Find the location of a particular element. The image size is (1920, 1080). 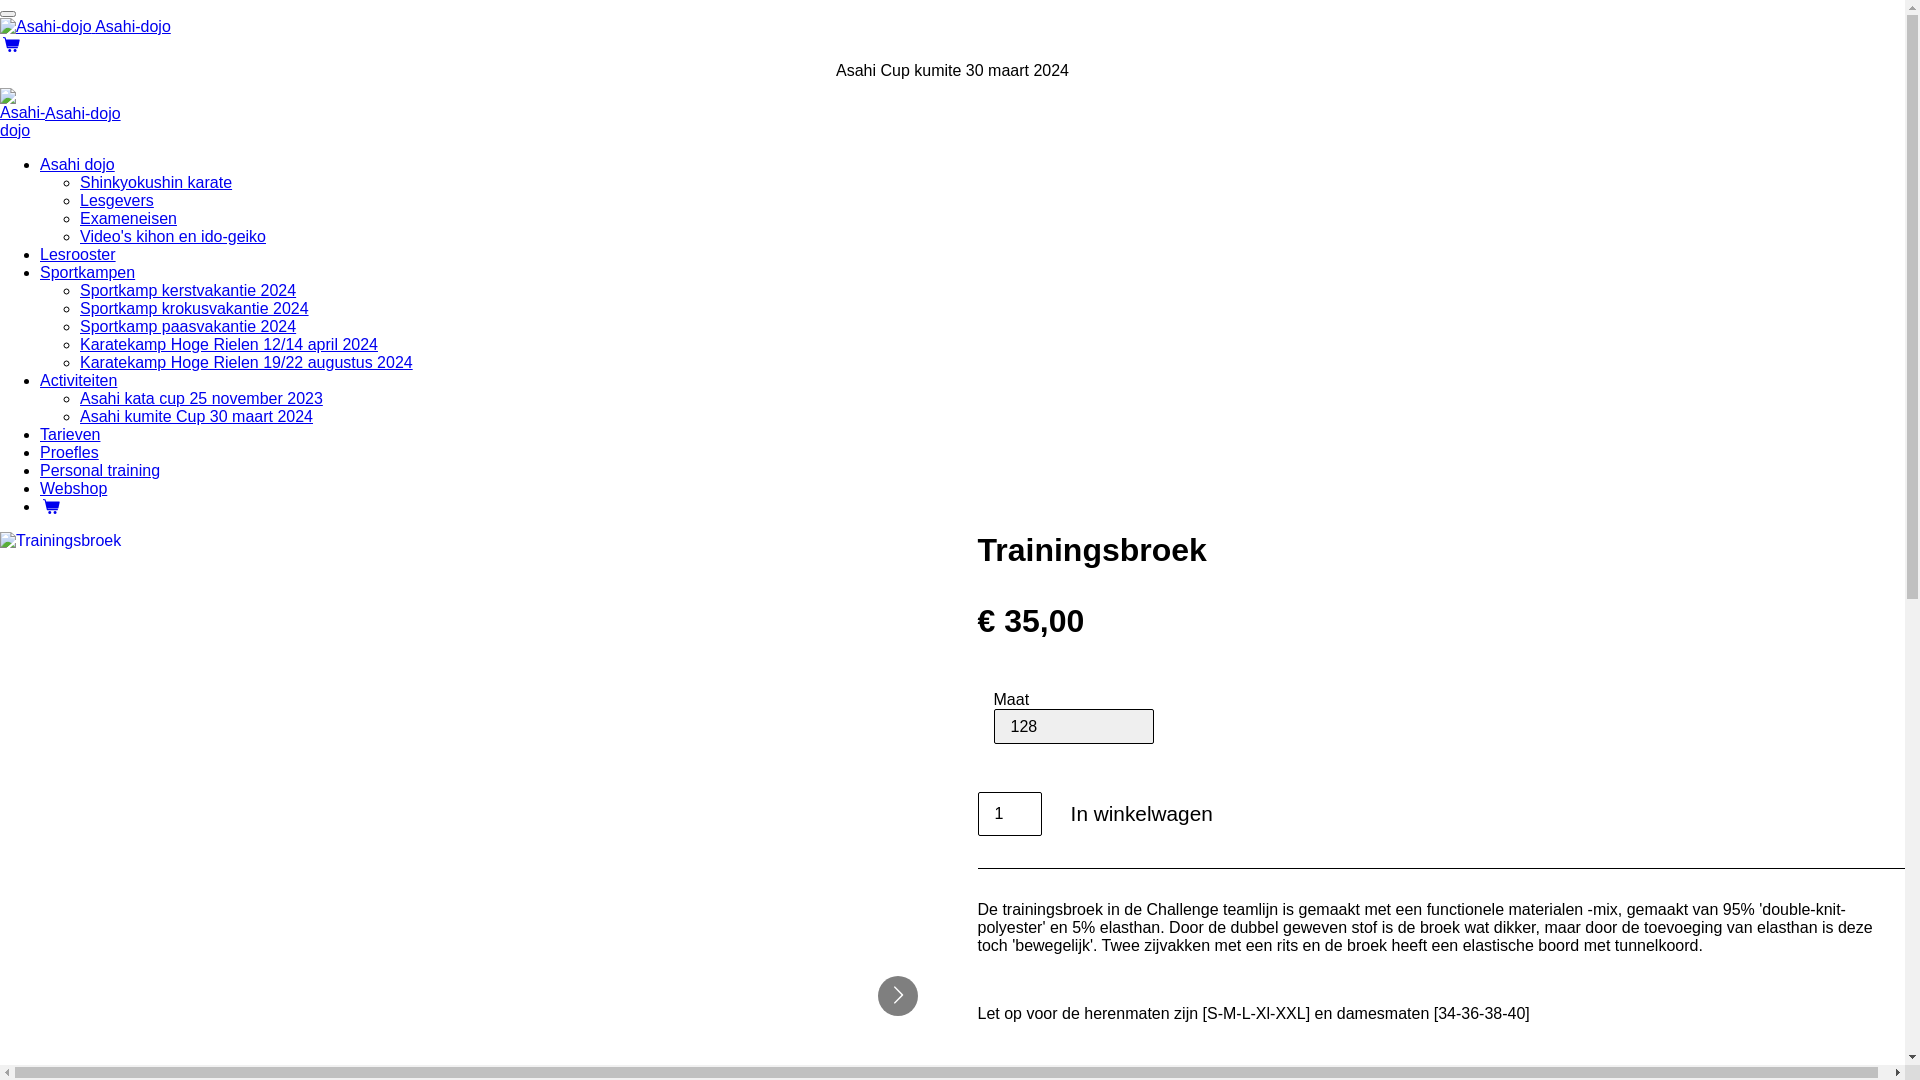

'Lesrooster' is located at coordinates (77, 253).